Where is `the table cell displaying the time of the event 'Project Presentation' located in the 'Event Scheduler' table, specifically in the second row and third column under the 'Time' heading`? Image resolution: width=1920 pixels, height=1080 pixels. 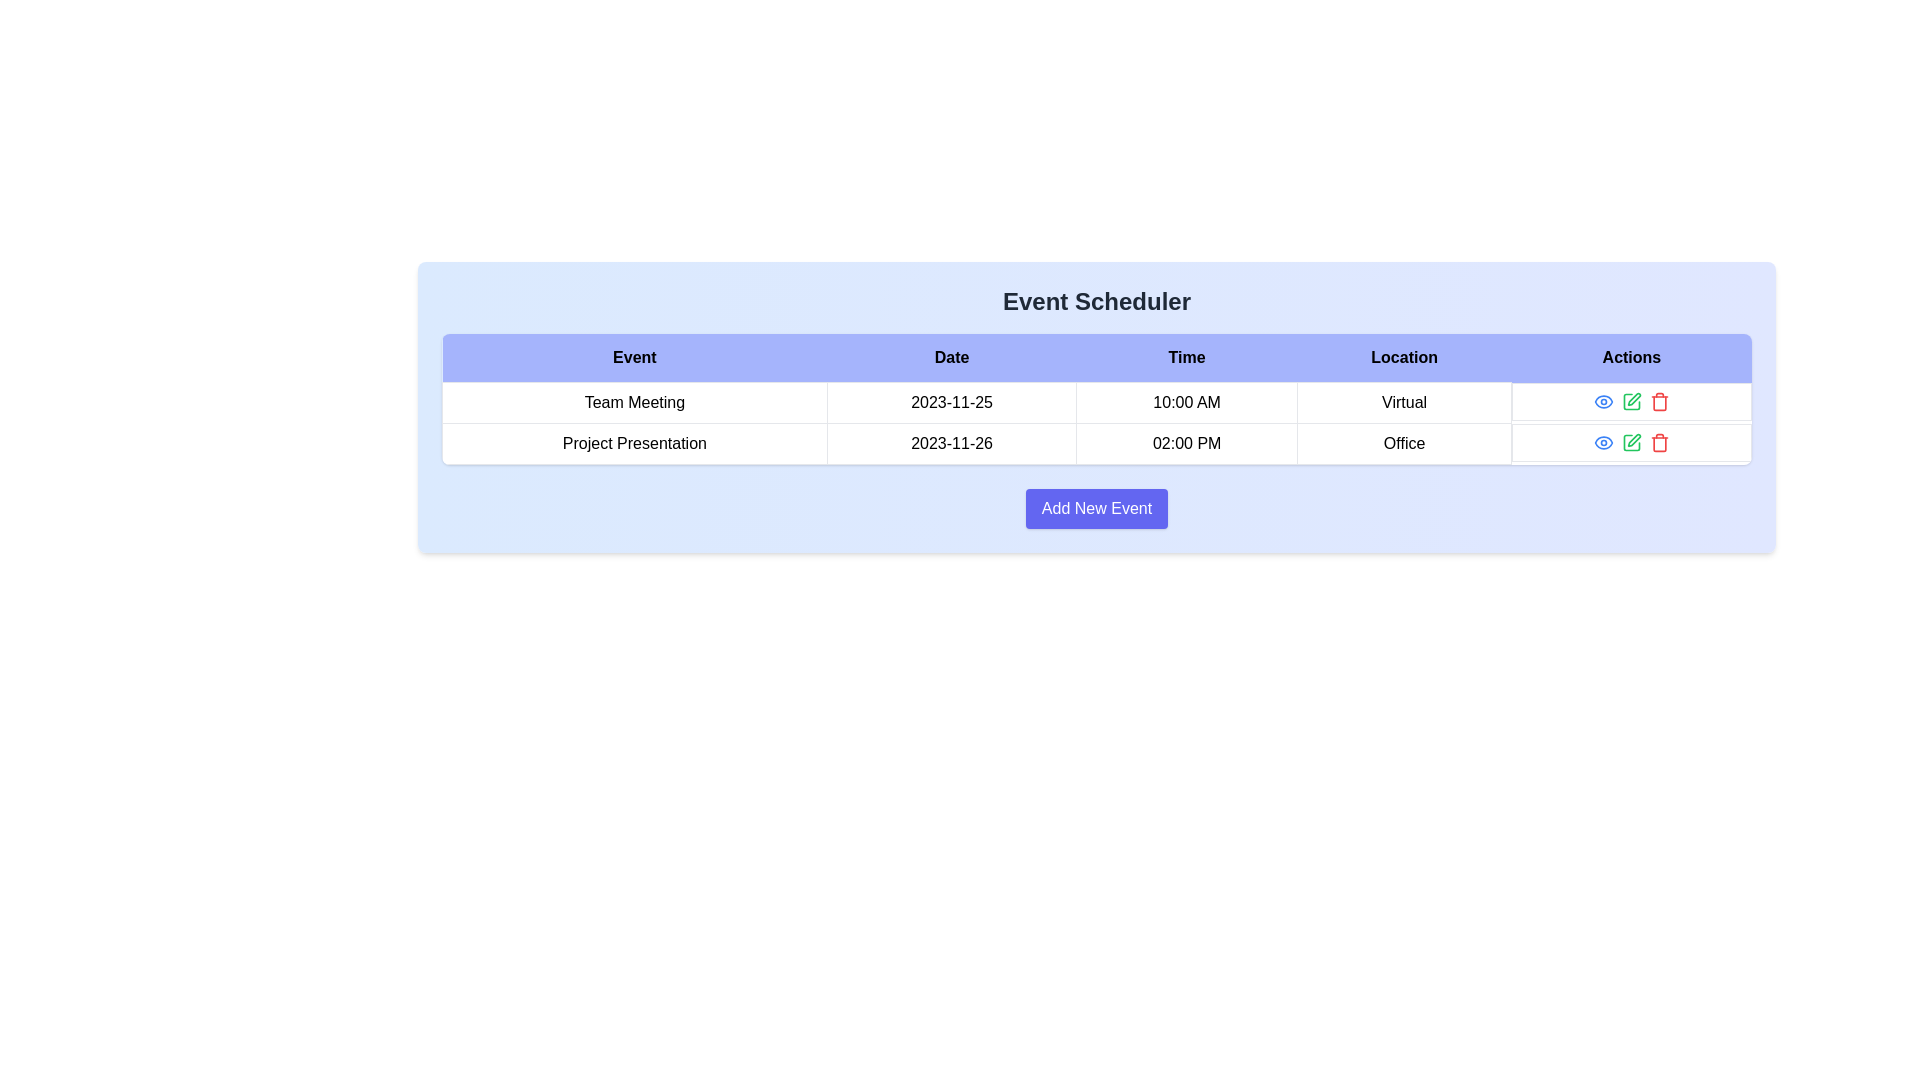
the table cell displaying the time of the event 'Project Presentation' located in the 'Event Scheduler' table, specifically in the second row and third column under the 'Time' heading is located at coordinates (1187, 442).